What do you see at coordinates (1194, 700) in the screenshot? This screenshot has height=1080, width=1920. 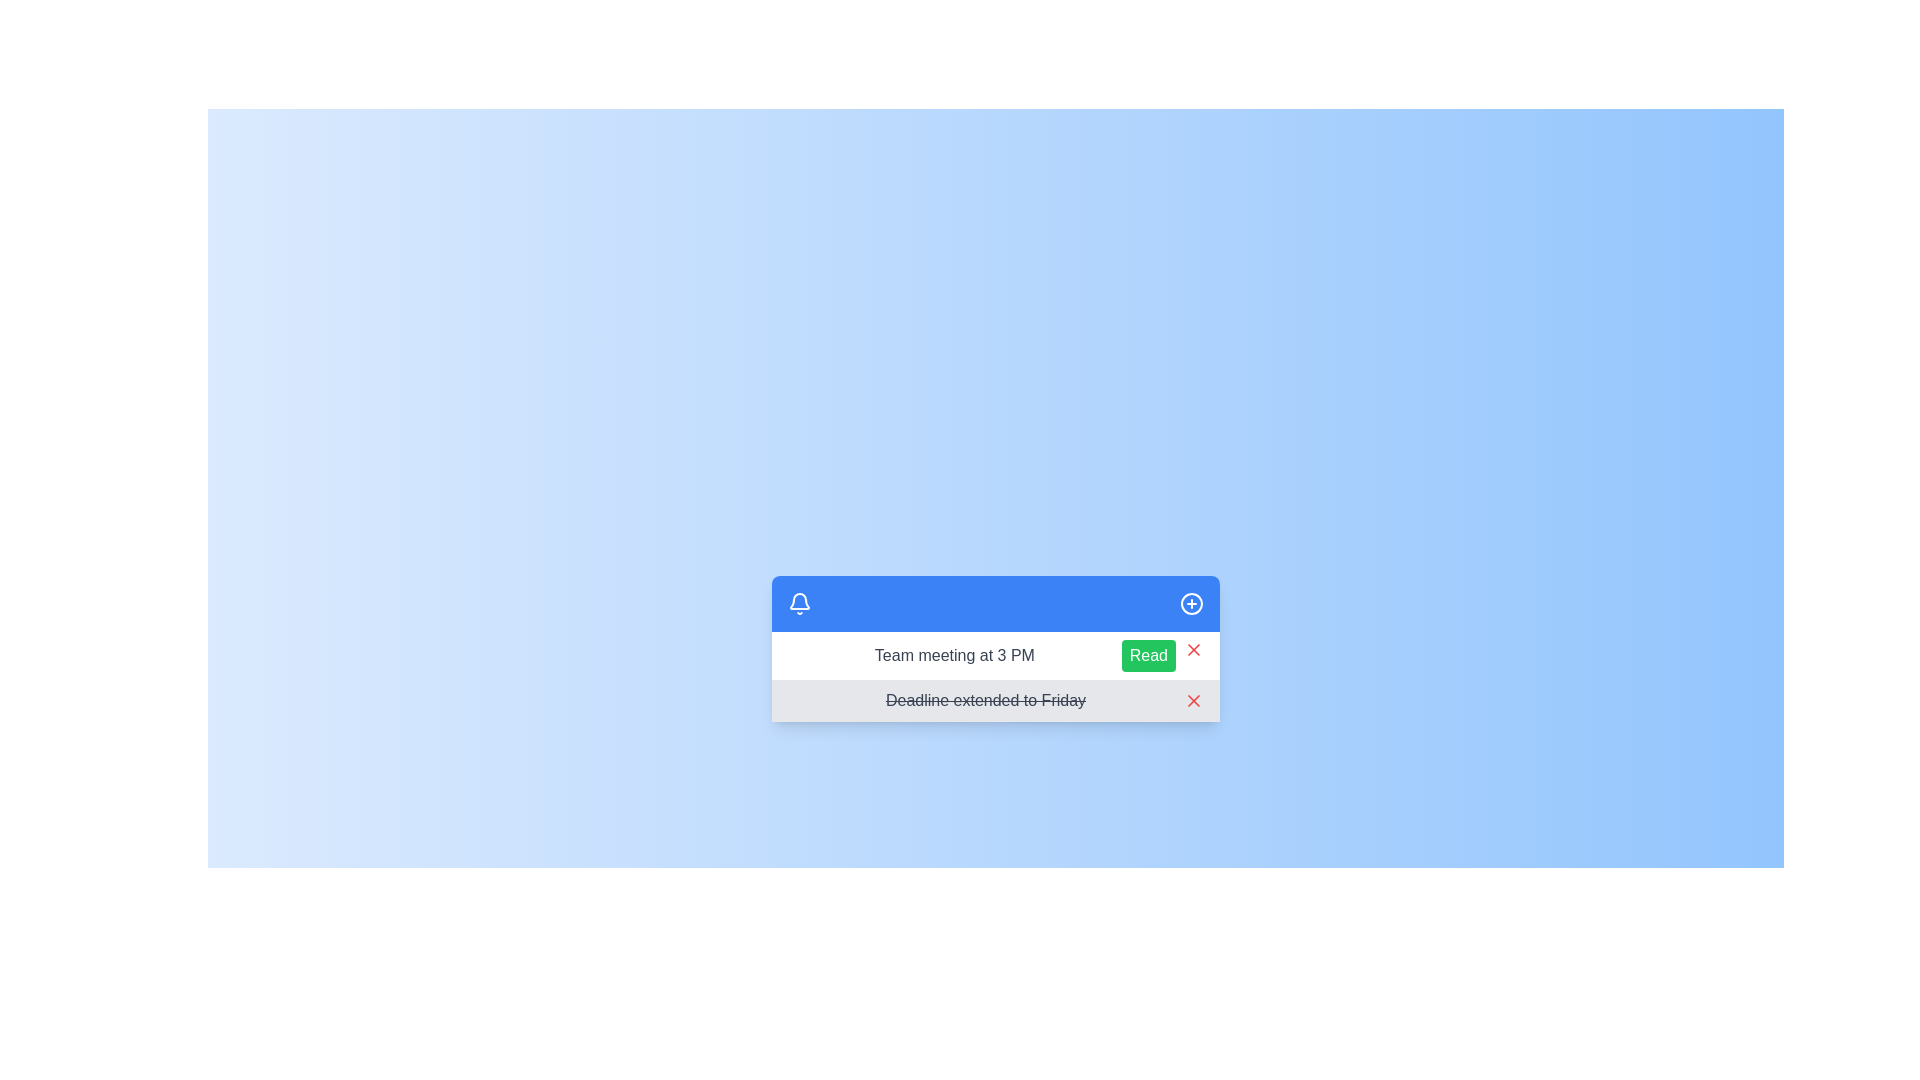 I see `the dismiss button (rightmost icon) in the notification bar` at bounding box center [1194, 700].